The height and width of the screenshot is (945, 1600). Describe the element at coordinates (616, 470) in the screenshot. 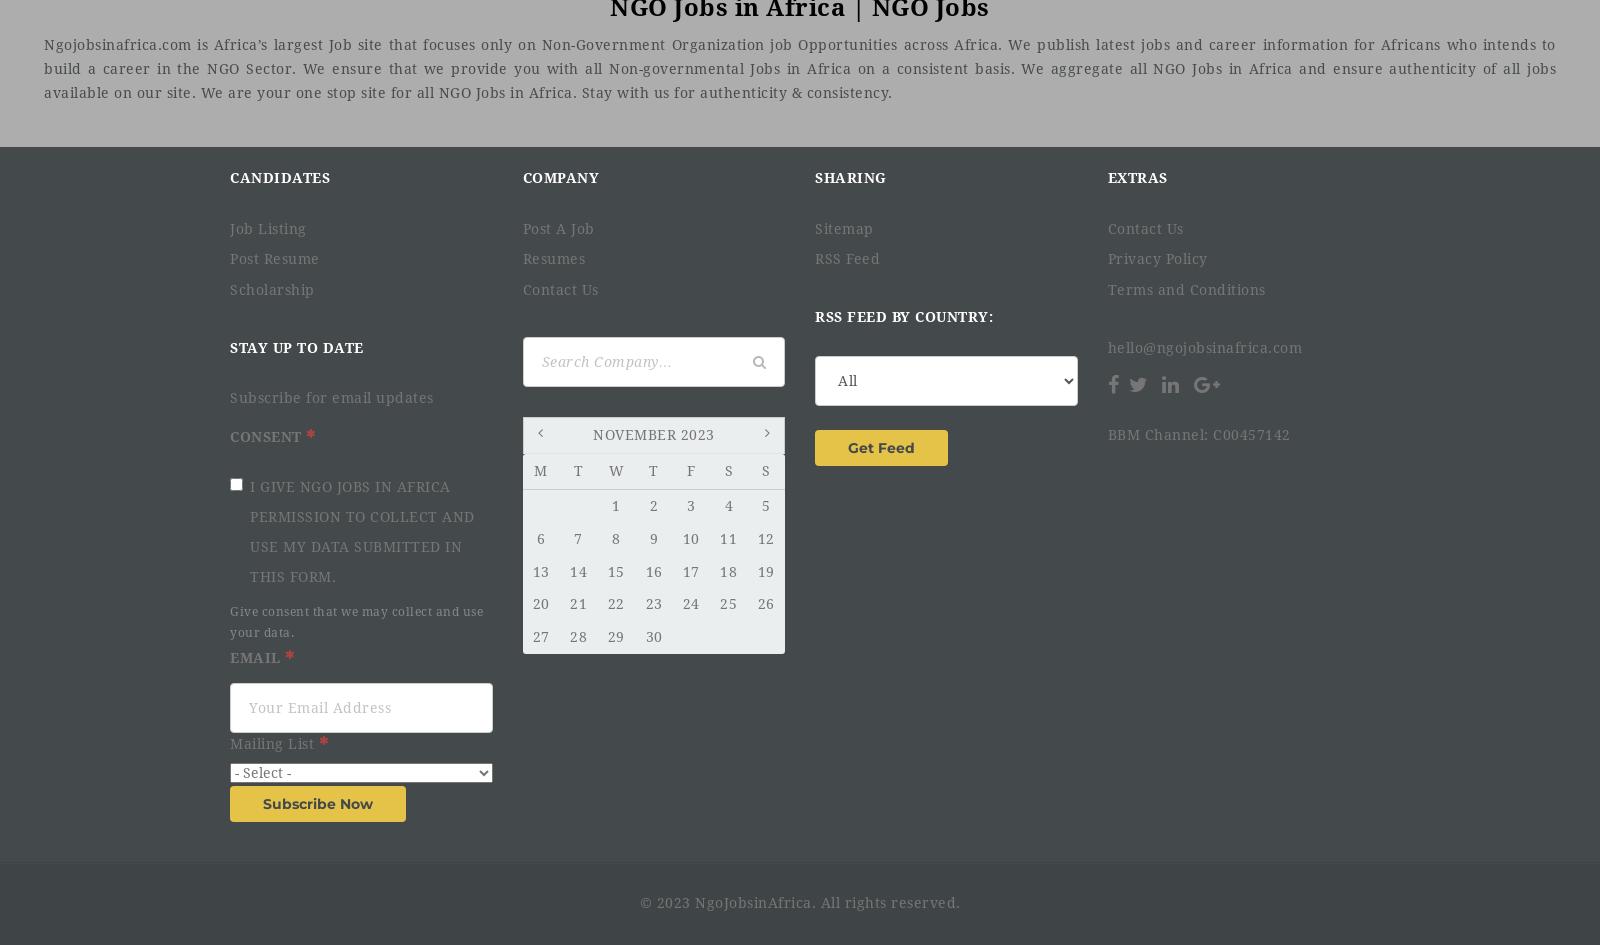

I see `'W'` at that location.